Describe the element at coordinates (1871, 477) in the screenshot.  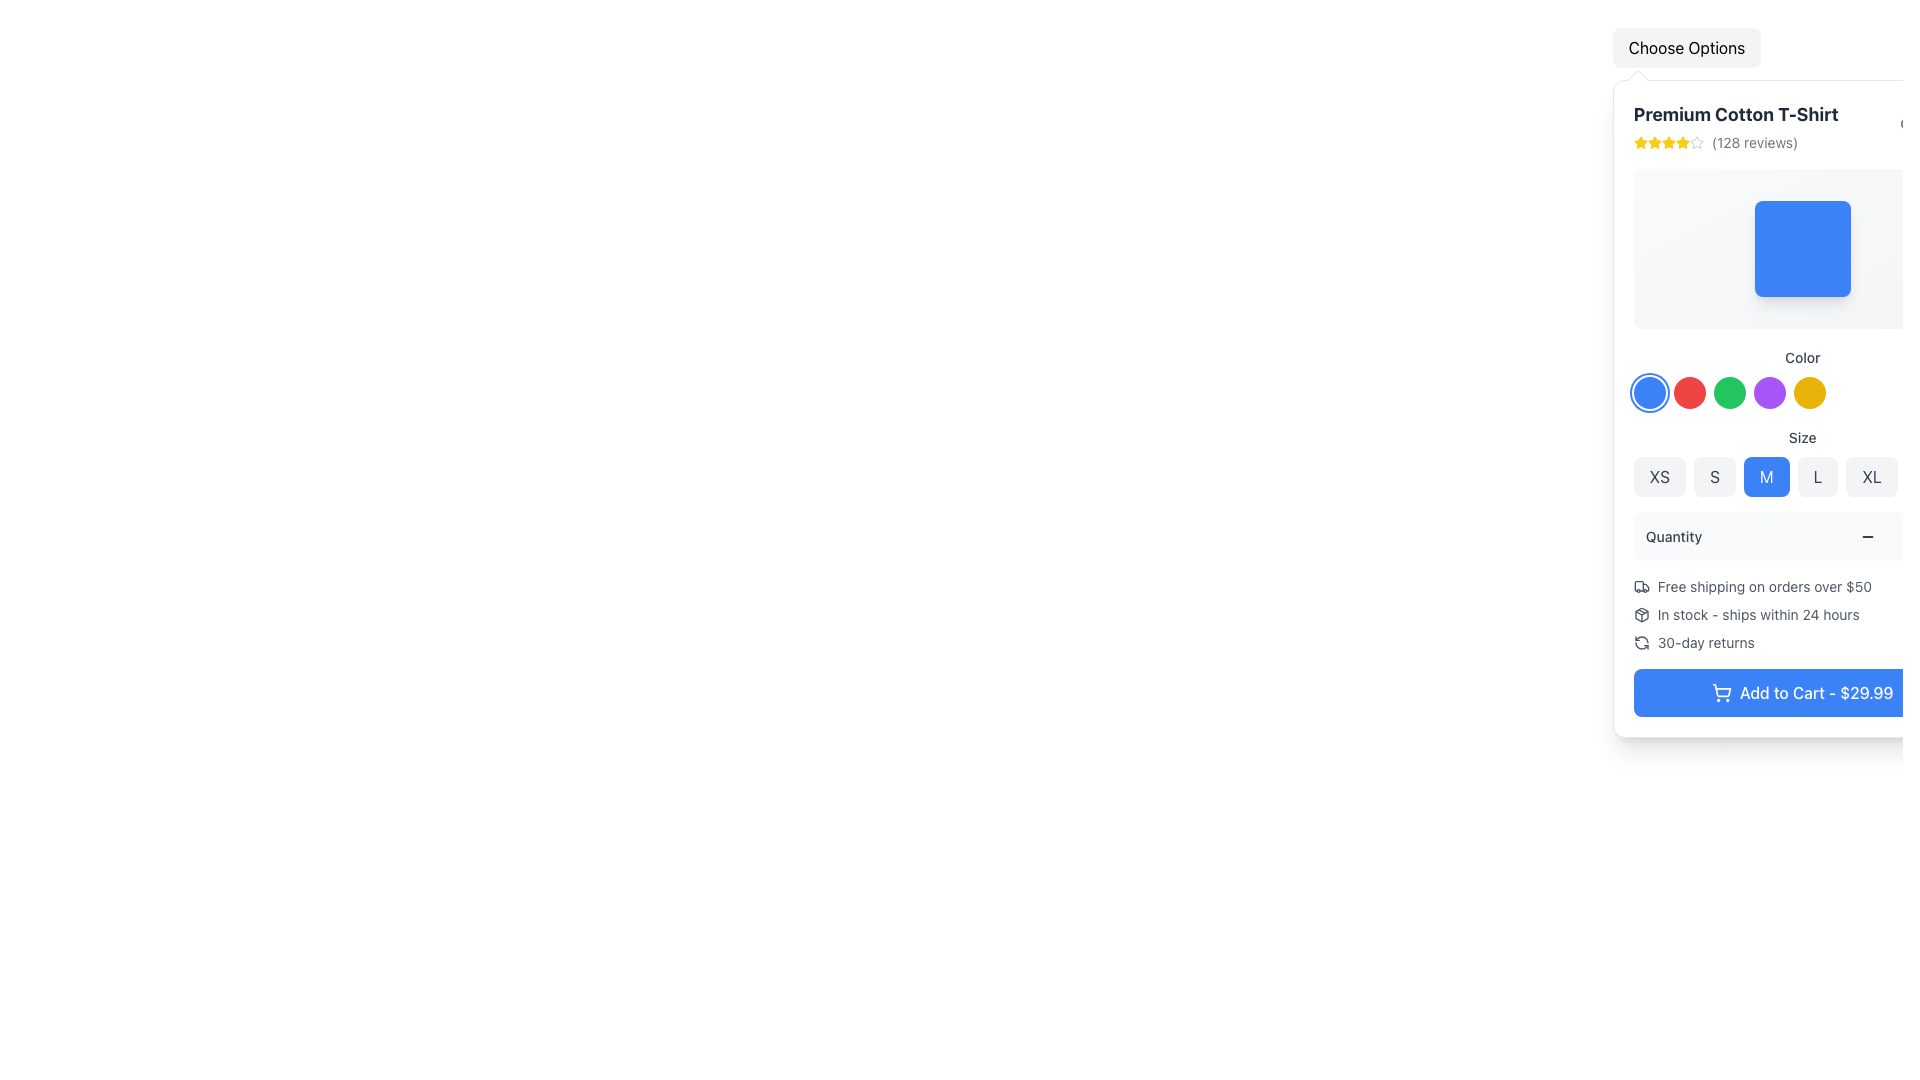
I see `the 'XL' button, which is the fifth button in the size selection group` at that location.